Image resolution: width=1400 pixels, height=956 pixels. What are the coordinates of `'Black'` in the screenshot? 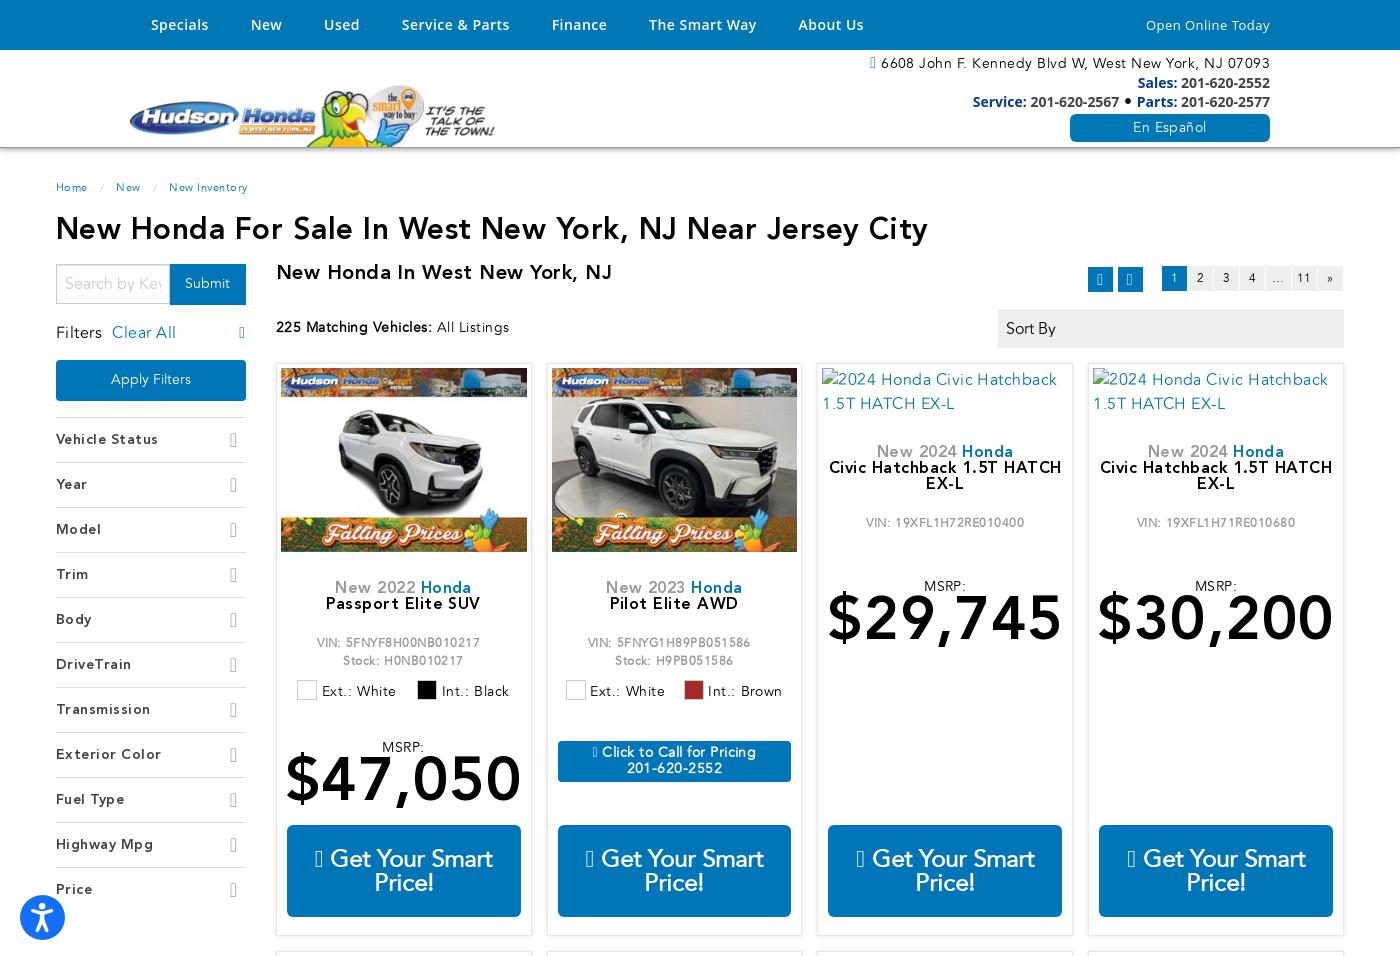 It's located at (491, 691).